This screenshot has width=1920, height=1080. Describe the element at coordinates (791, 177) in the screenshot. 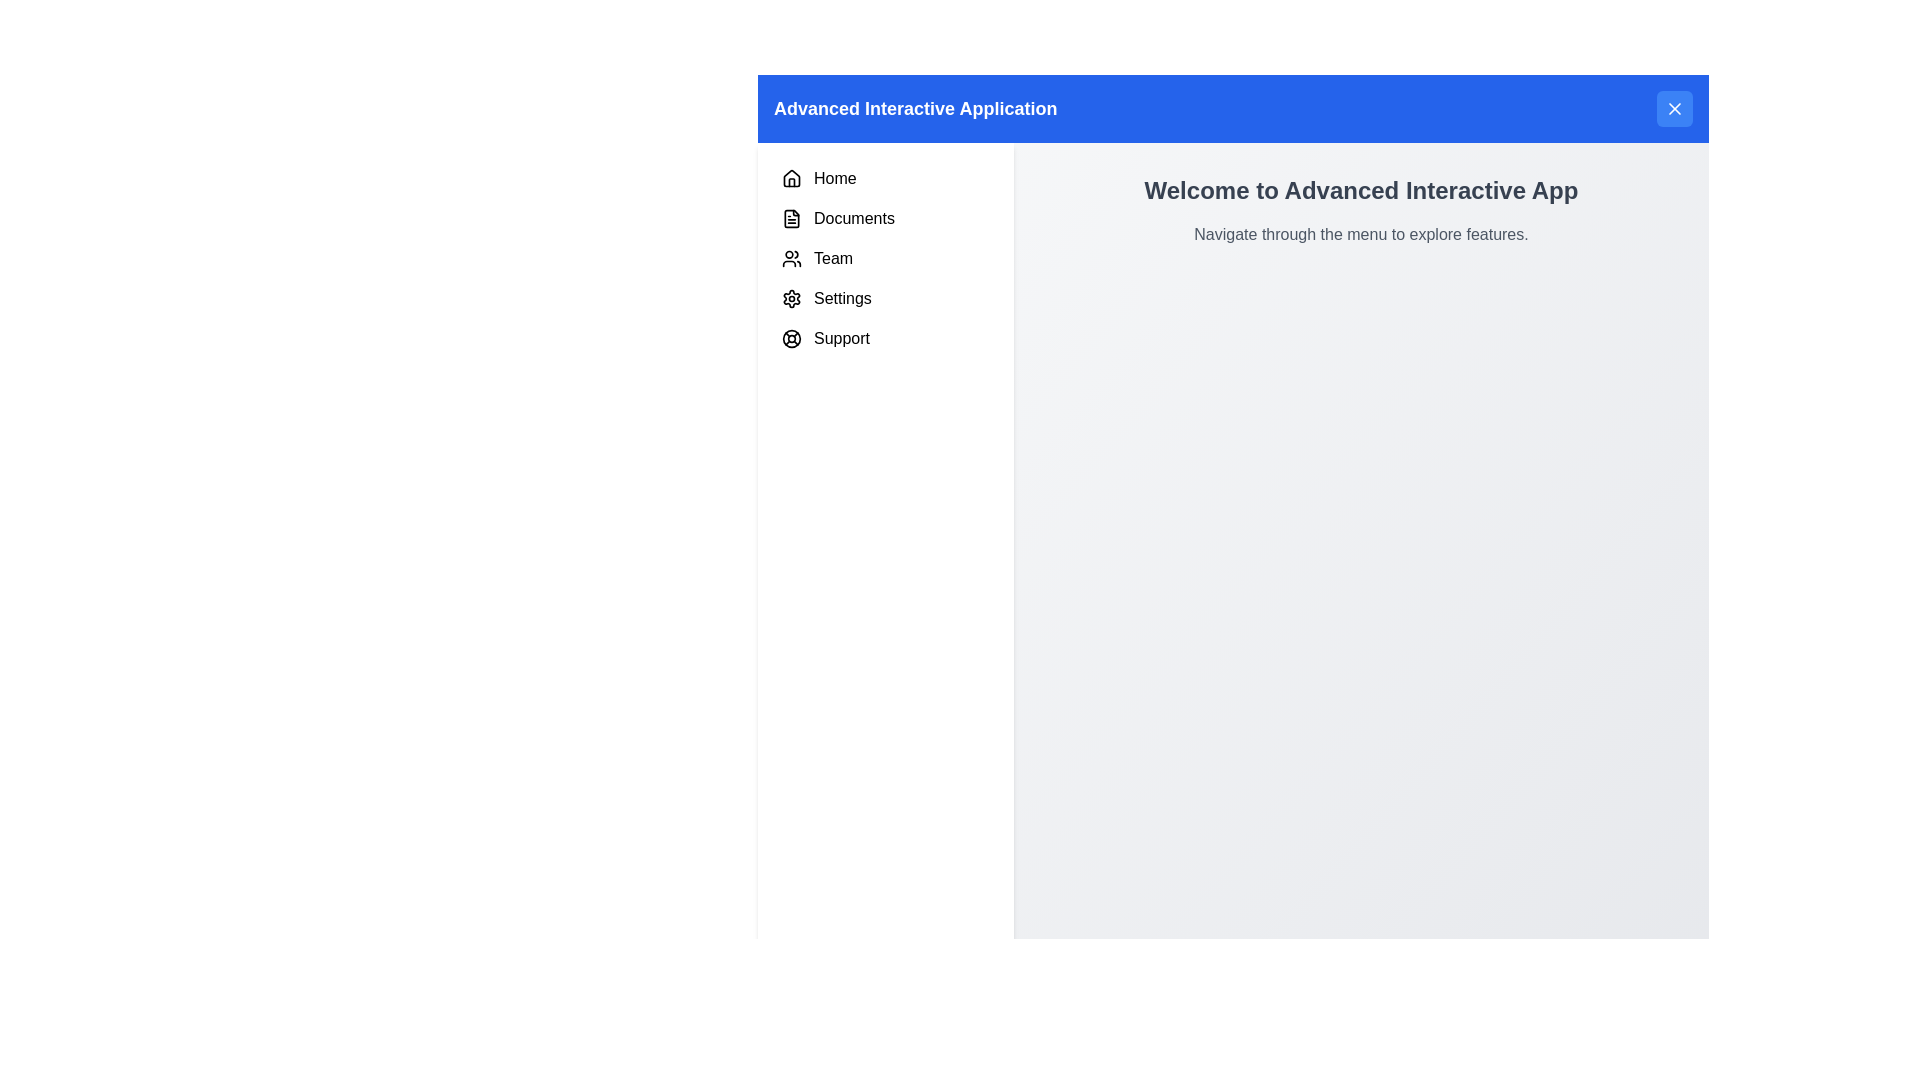

I see `the 'Home' navigation icon located in the sidebar menu, which is the first icon next to the text label 'Home'` at that location.